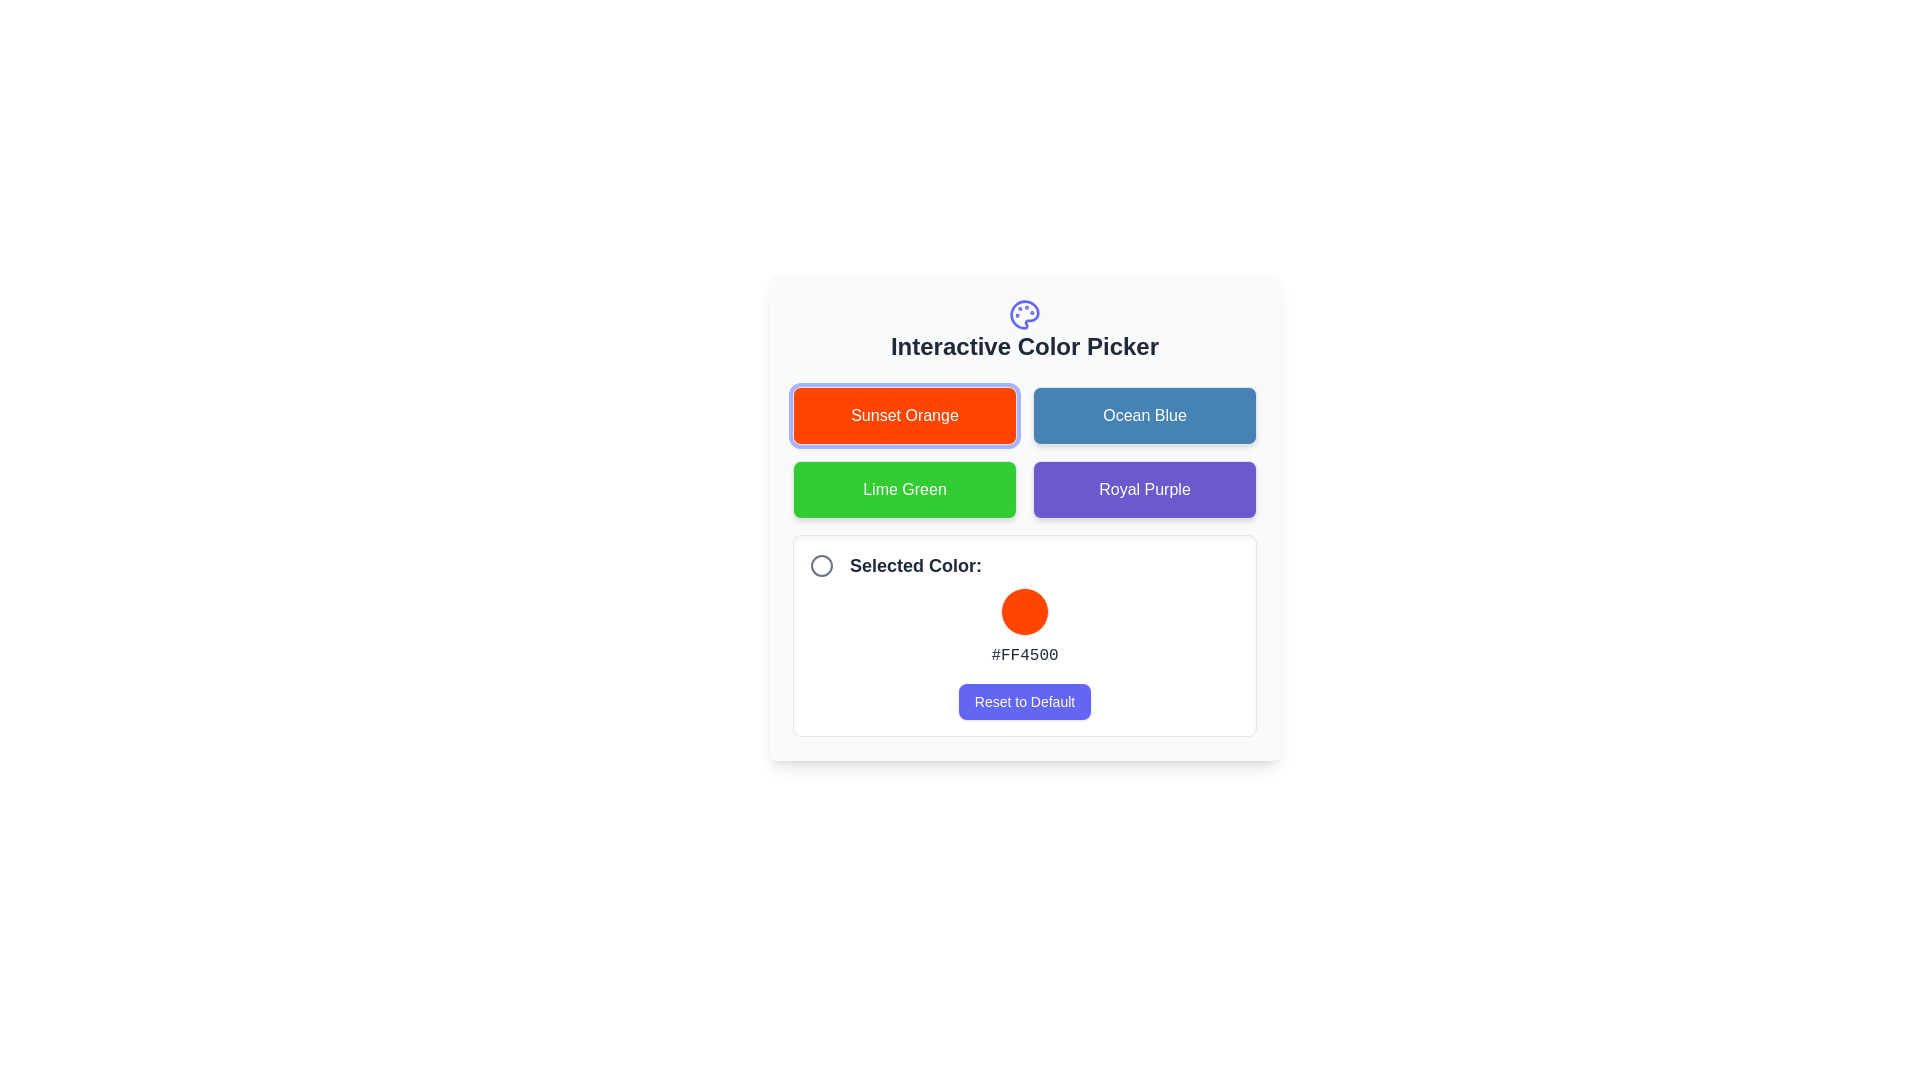 The width and height of the screenshot is (1920, 1080). What do you see at coordinates (1025, 346) in the screenshot?
I see `the main title or heading static text located at the top center of the interface, beneath the circular color palette icon` at bounding box center [1025, 346].